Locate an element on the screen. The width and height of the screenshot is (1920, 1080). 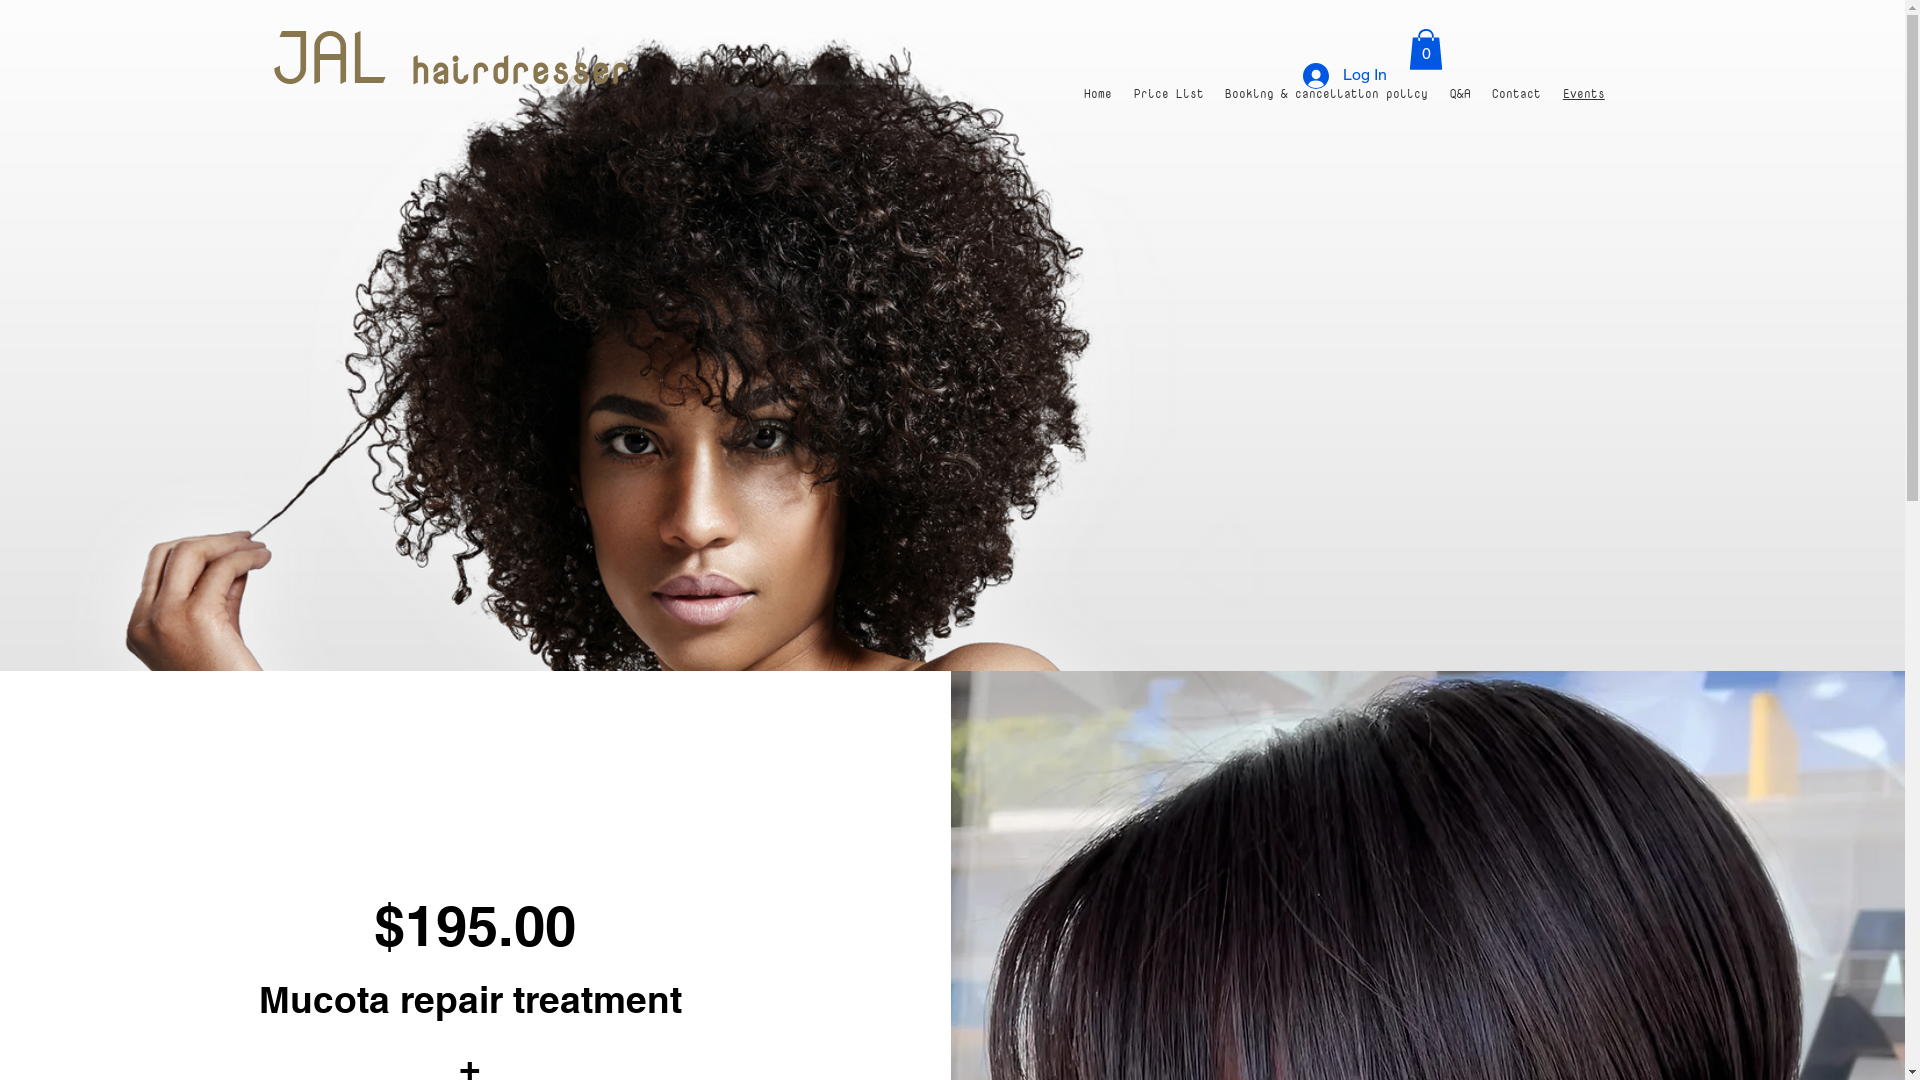
'Contact' is located at coordinates (1517, 93).